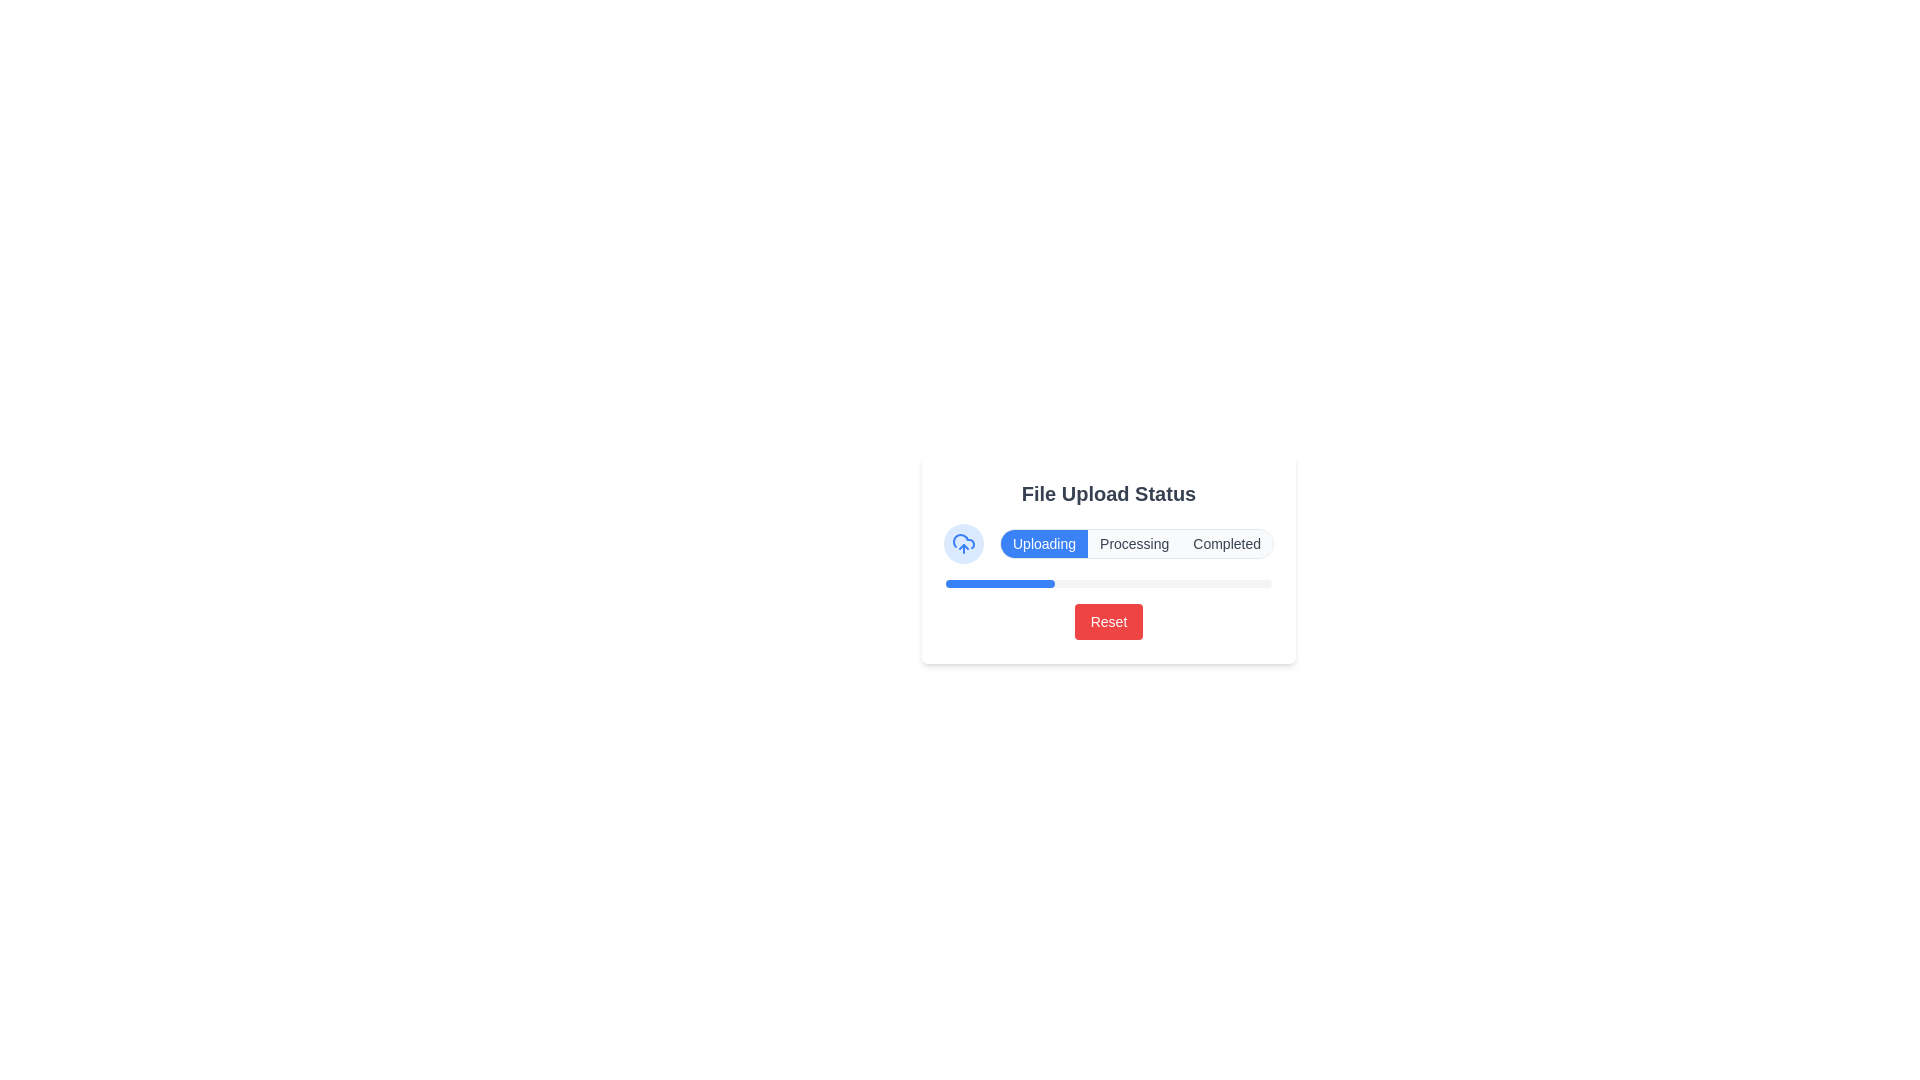 The height and width of the screenshot is (1080, 1920). Describe the element at coordinates (1107, 493) in the screenshot. I see `the text label indicating the file upload status, which serves as a header for the upload section` at that location.